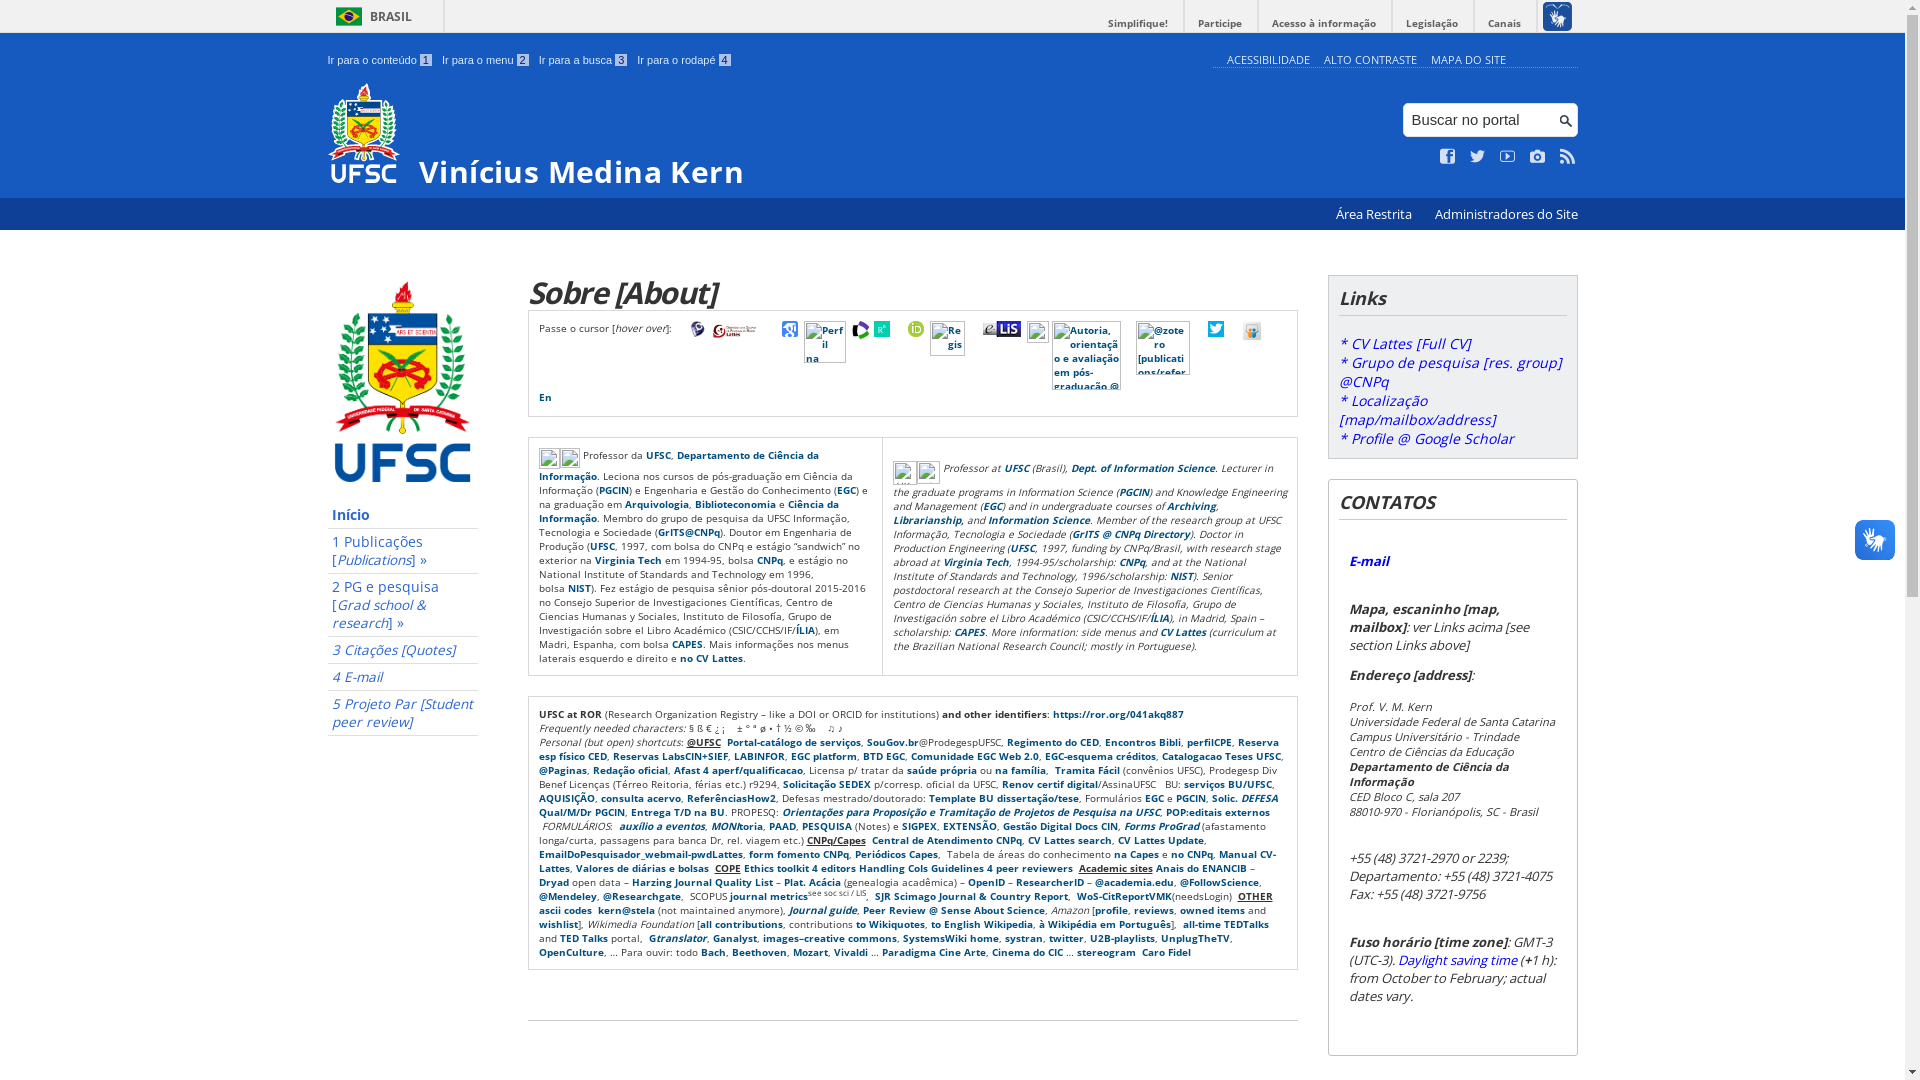  Describe the element at coordinates (563, 910) in the screenshot. I see `'ascii codes'` at that location.